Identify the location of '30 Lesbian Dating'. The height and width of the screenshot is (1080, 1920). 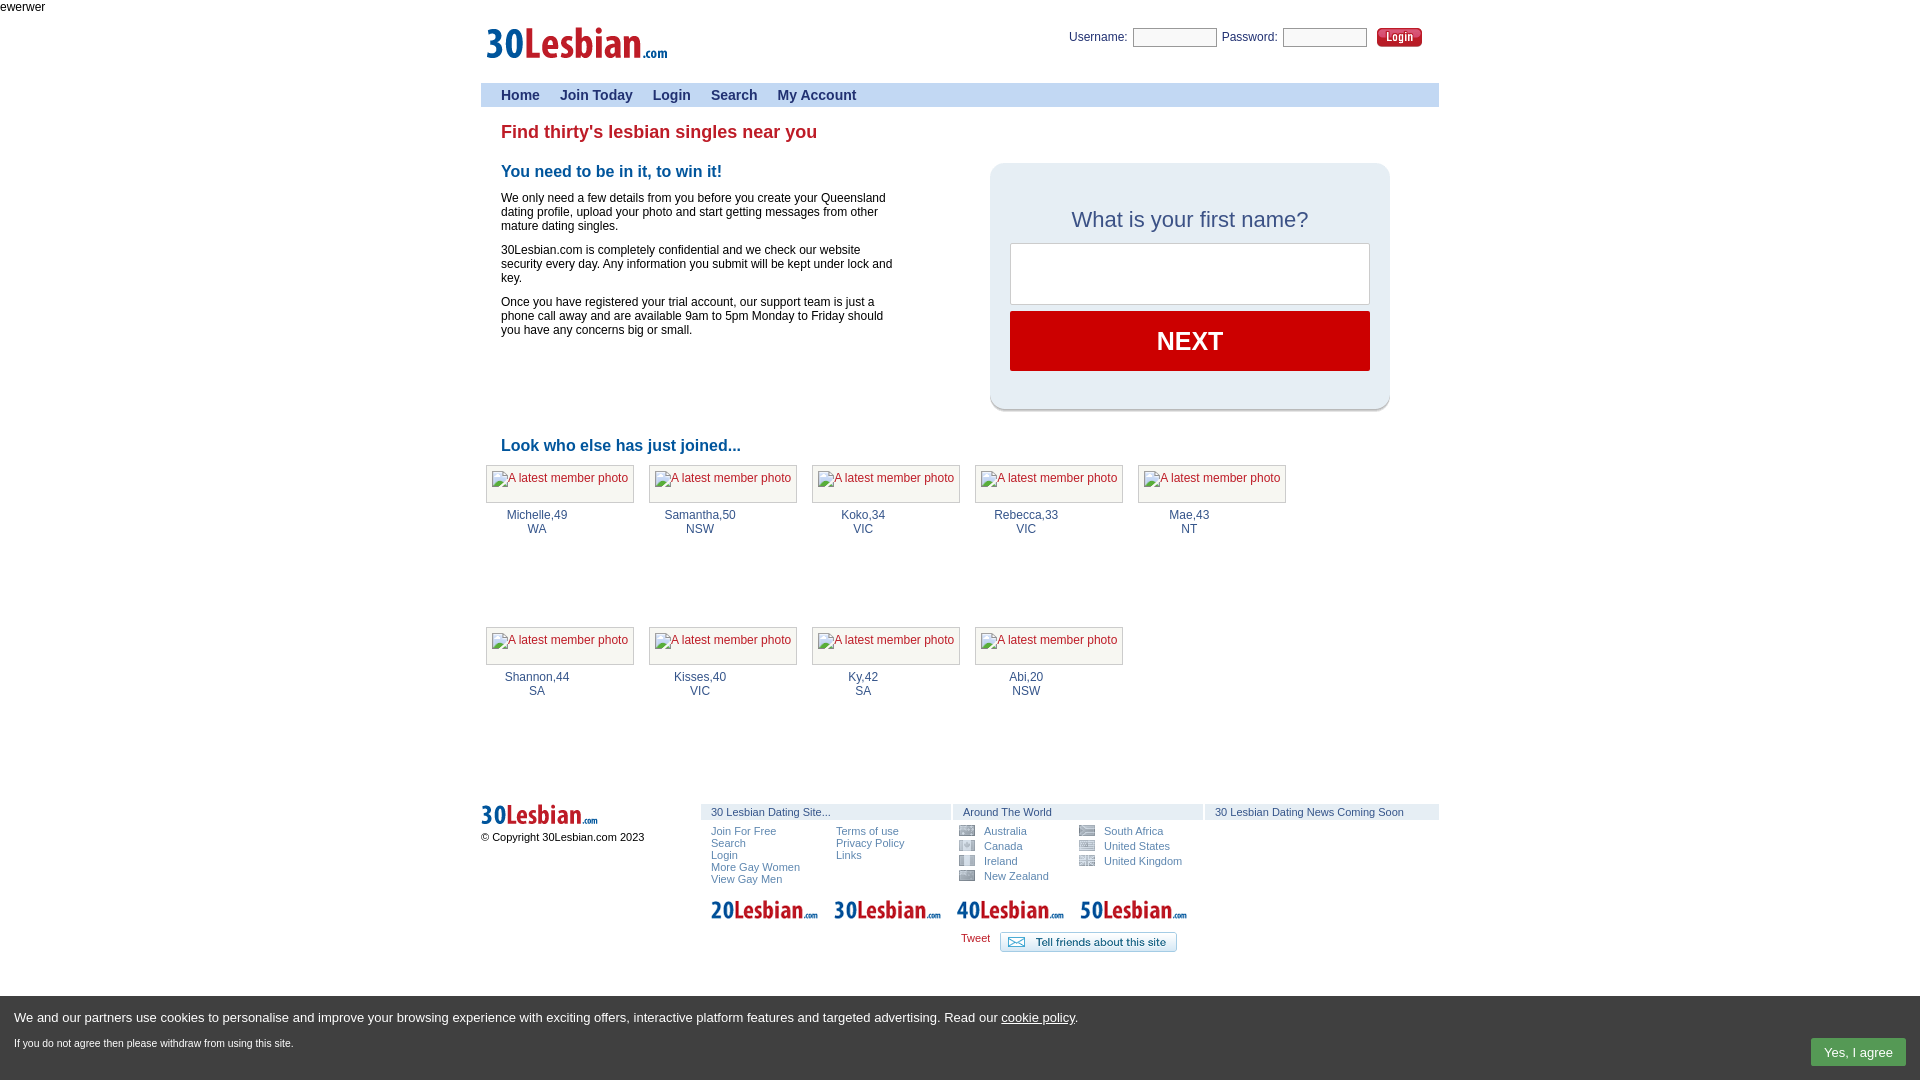
(887, 921).